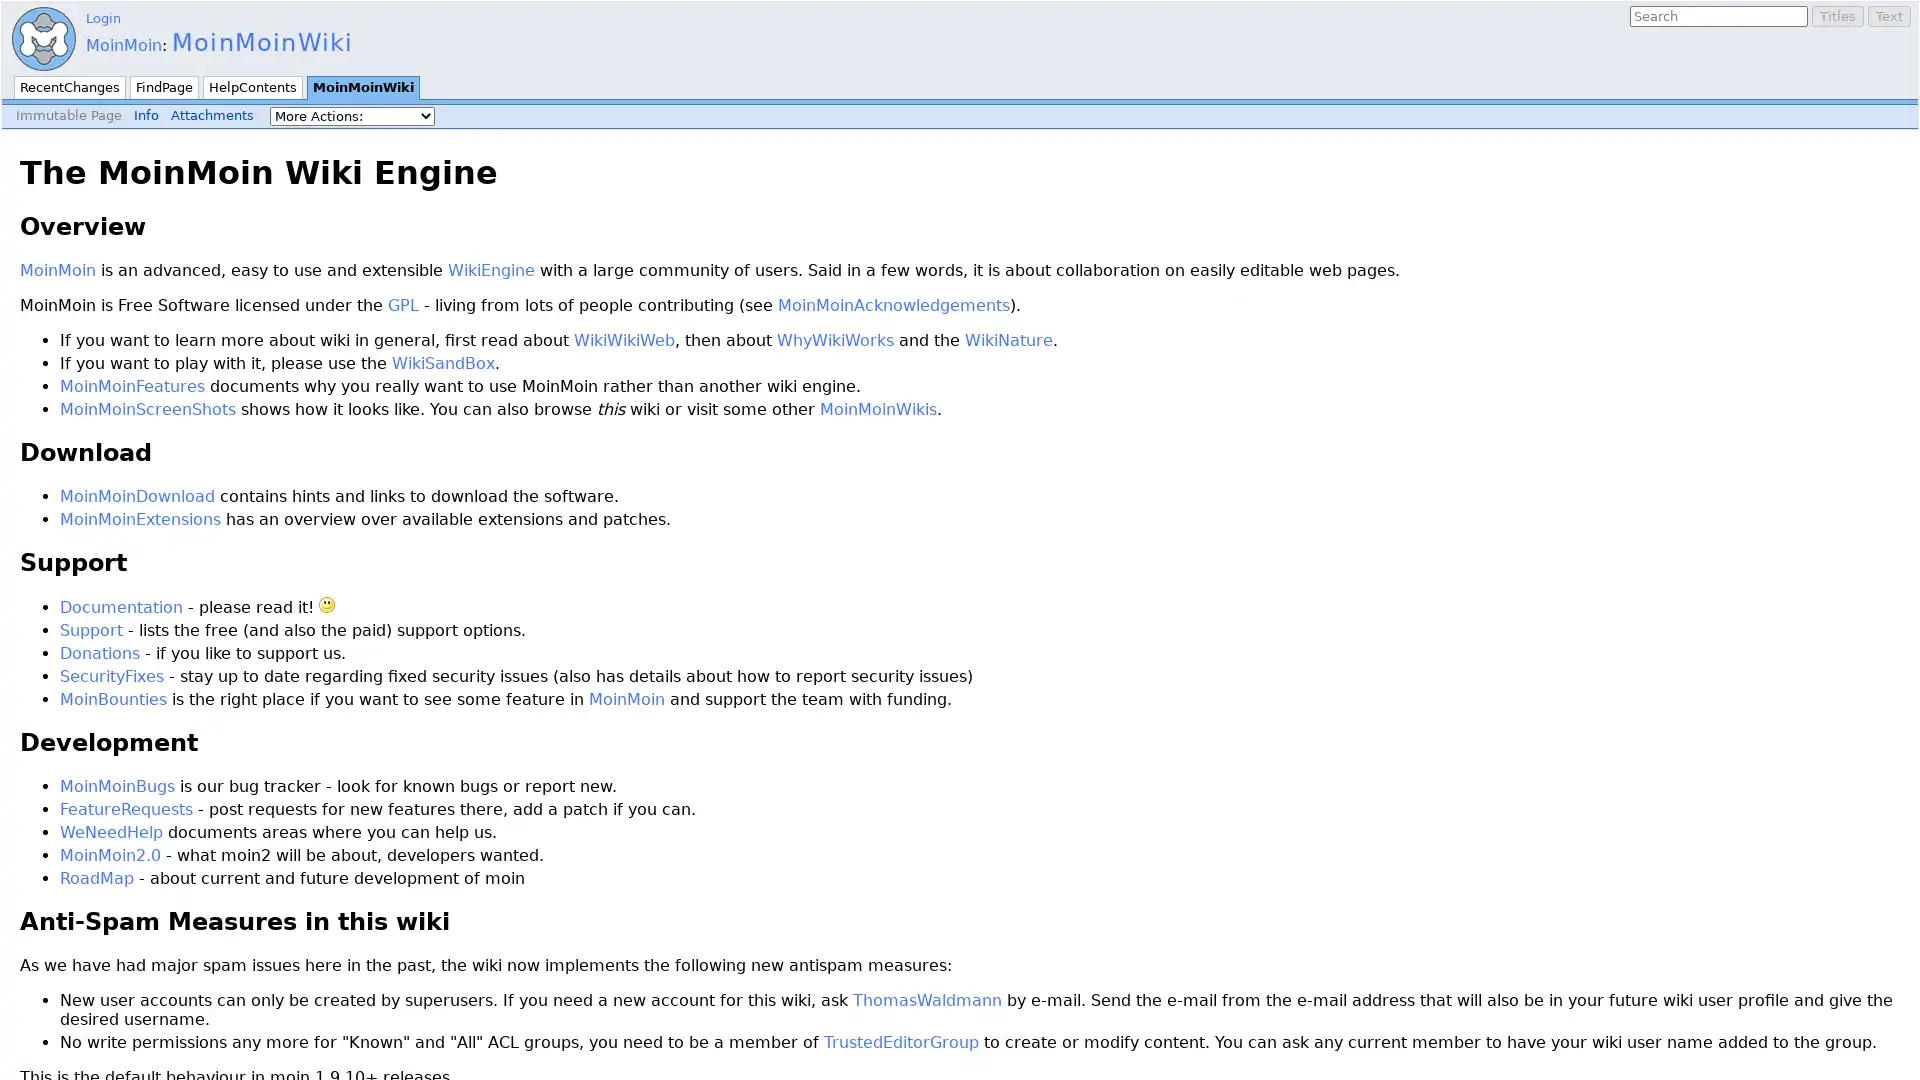 This screenshot has width=1920, height=1080. Describe the element at coordinates (1838, 16) in the screenshot. I see `Titles` at that location.